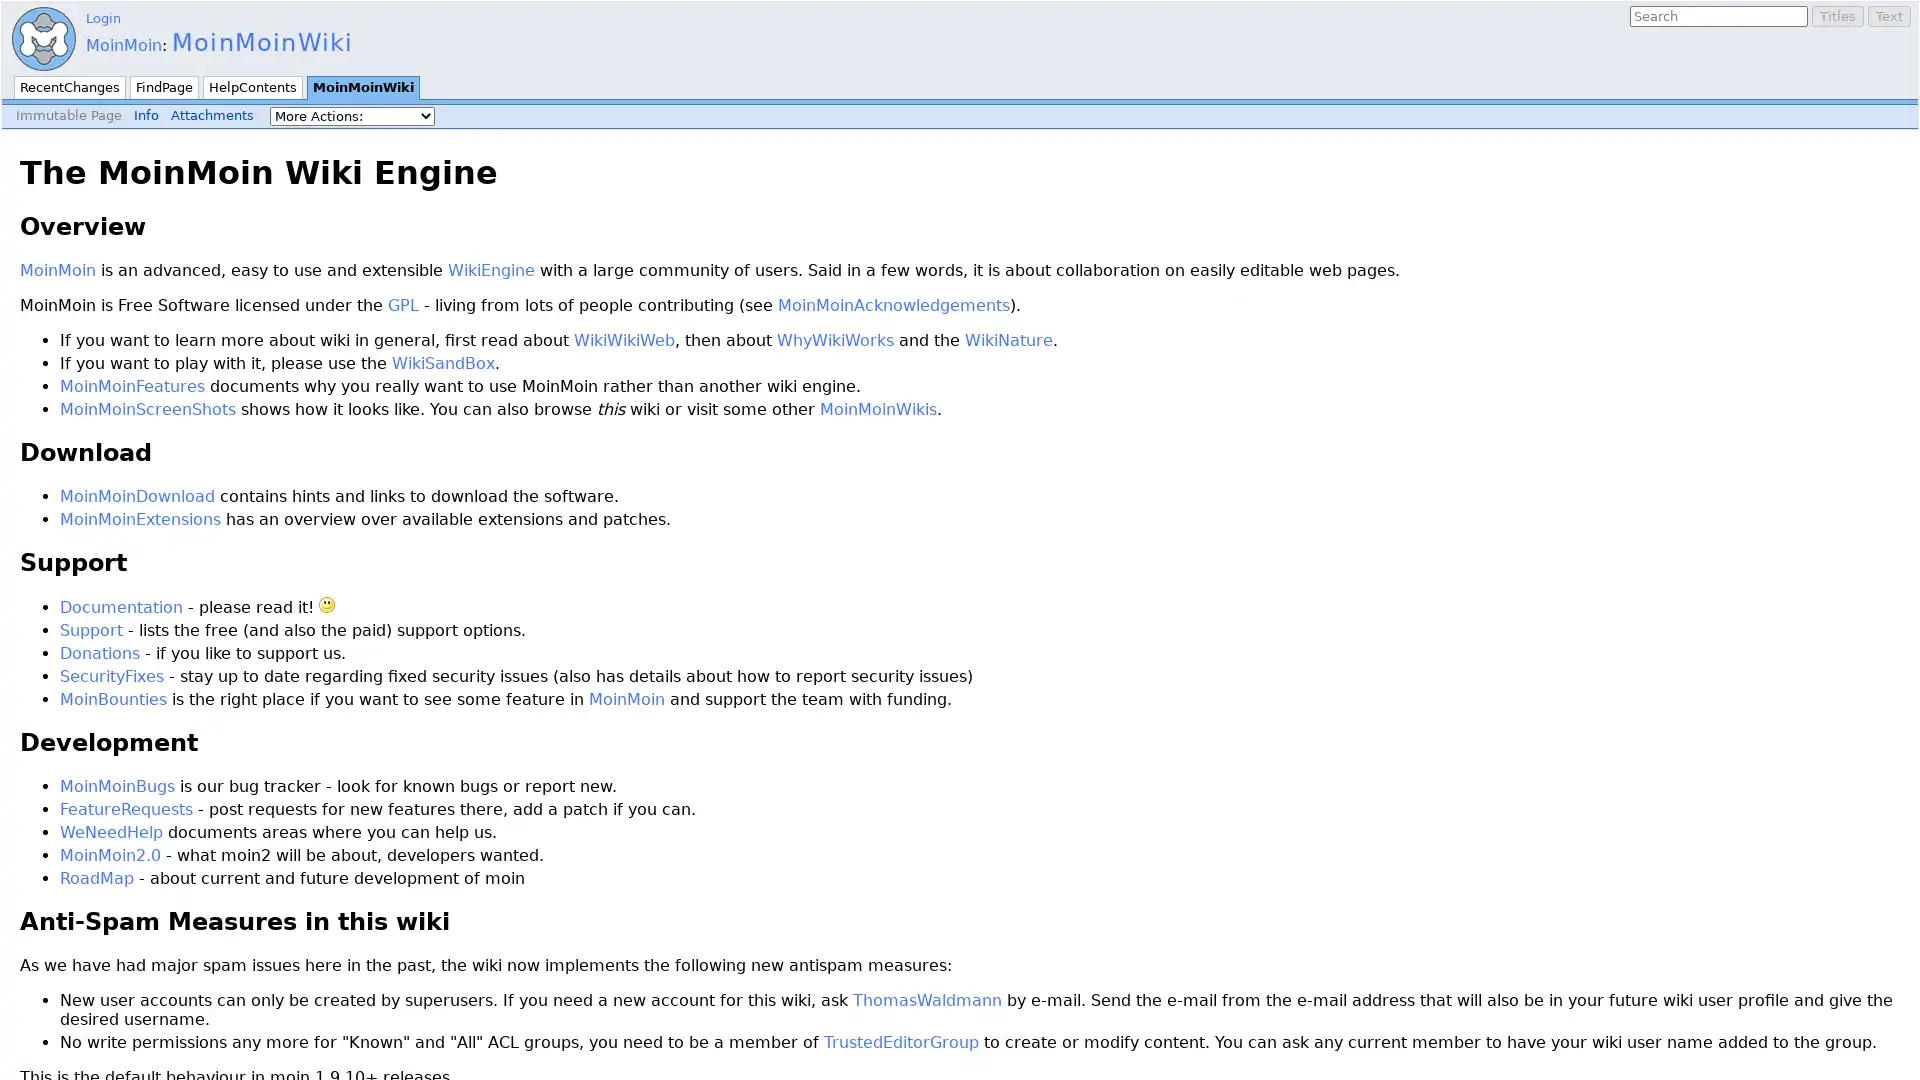 This screenshot has width=1920, height=1080. Describe the element at coordinates (1838, 16) in the screenshot. I see `Titles` at that location.